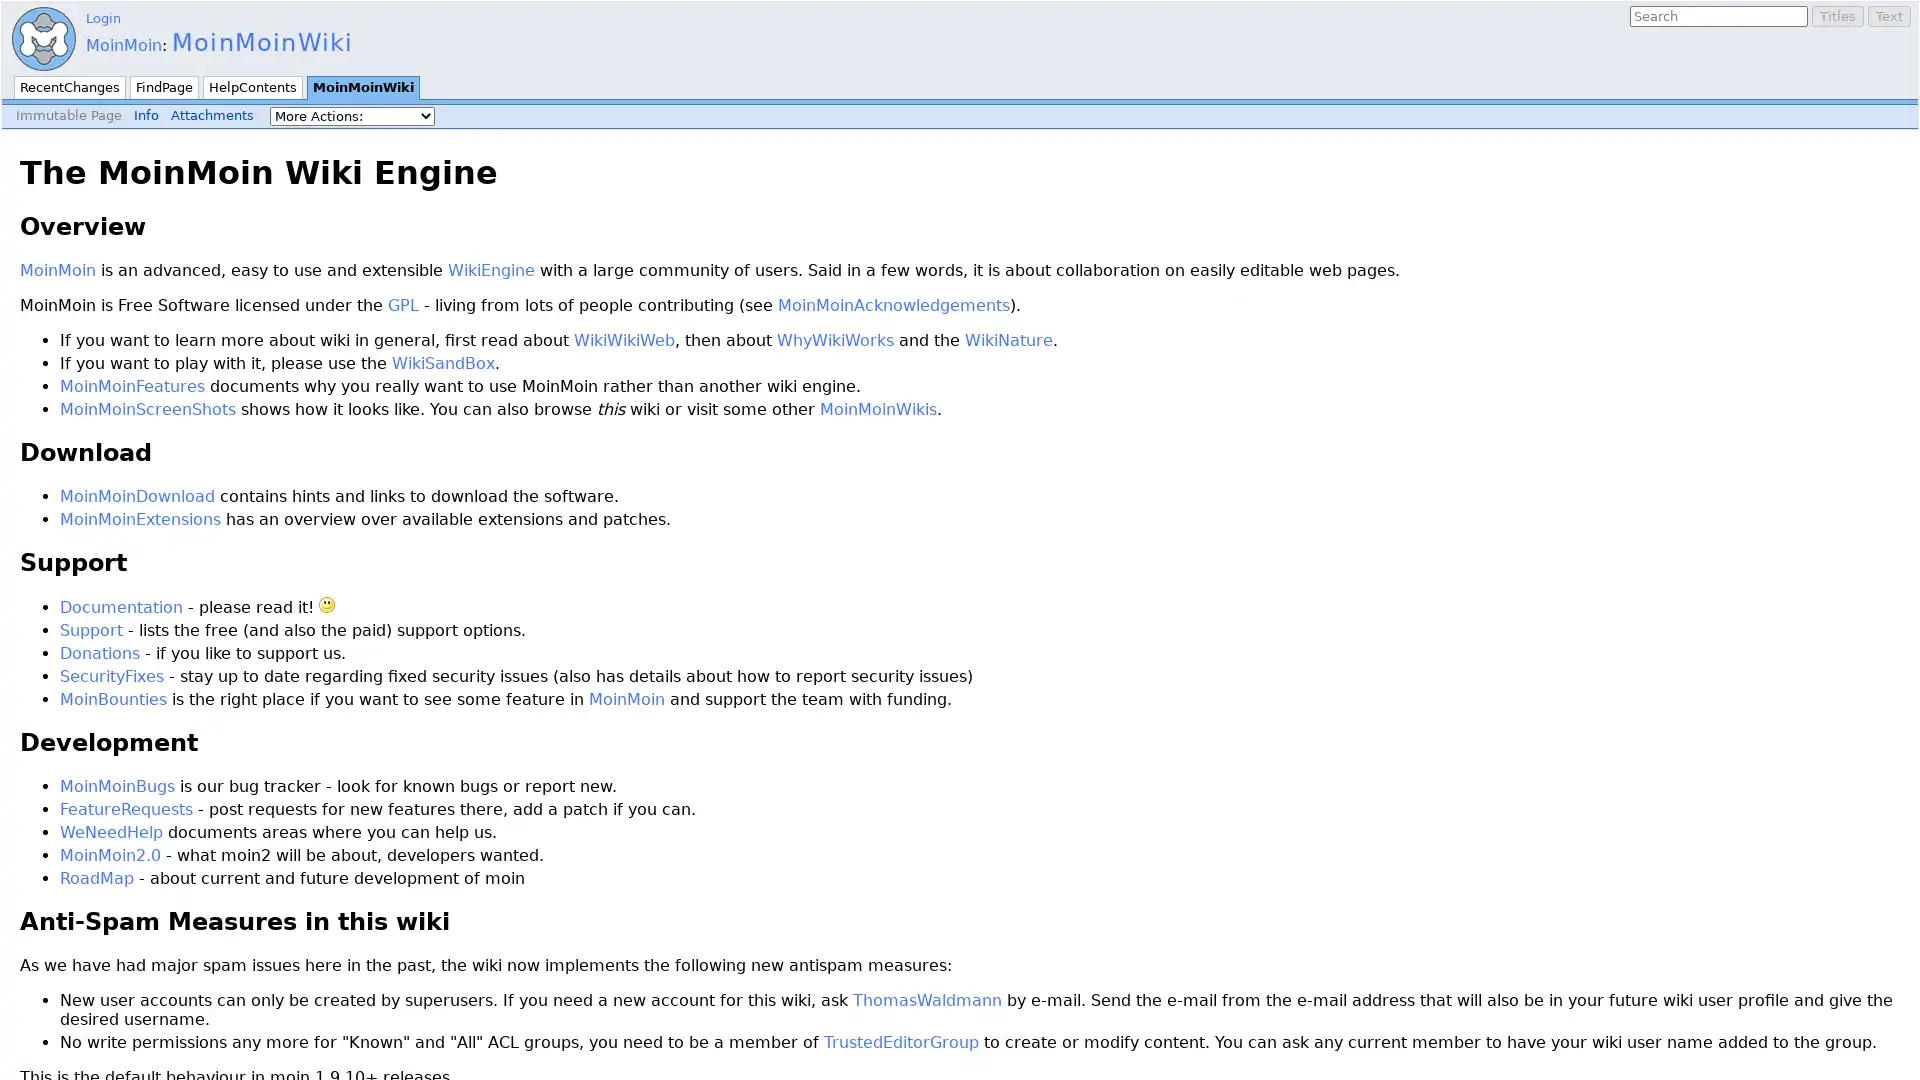 This screenshot has width=1920, height=1080. Describe the element at coordinates (1838, 16) in the screenshot. I see `Titles` at that location.